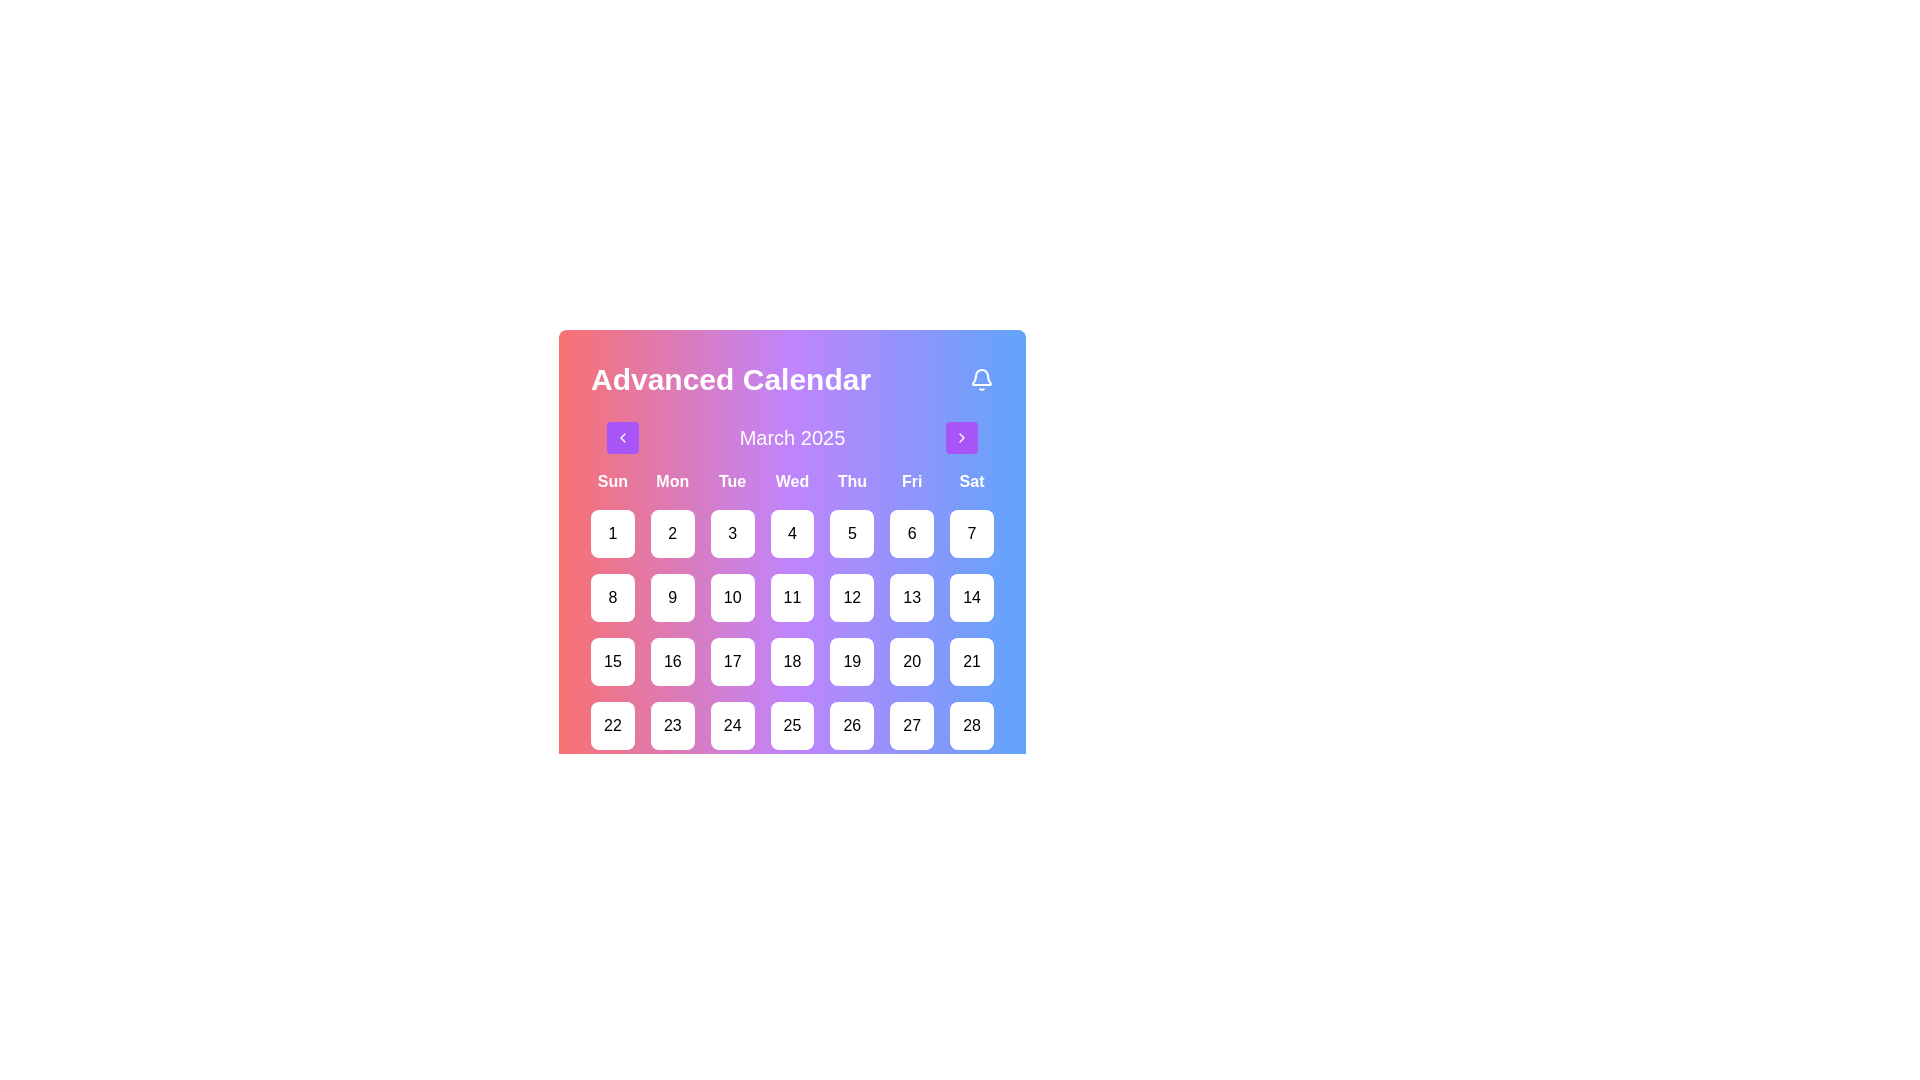 This screenshot has height=1080, width=1920. What do you see at coordinates (852, 662) in the screenshot?
I see `the square button with the number '19' in black text at its center` at bounding box center [852, 662].